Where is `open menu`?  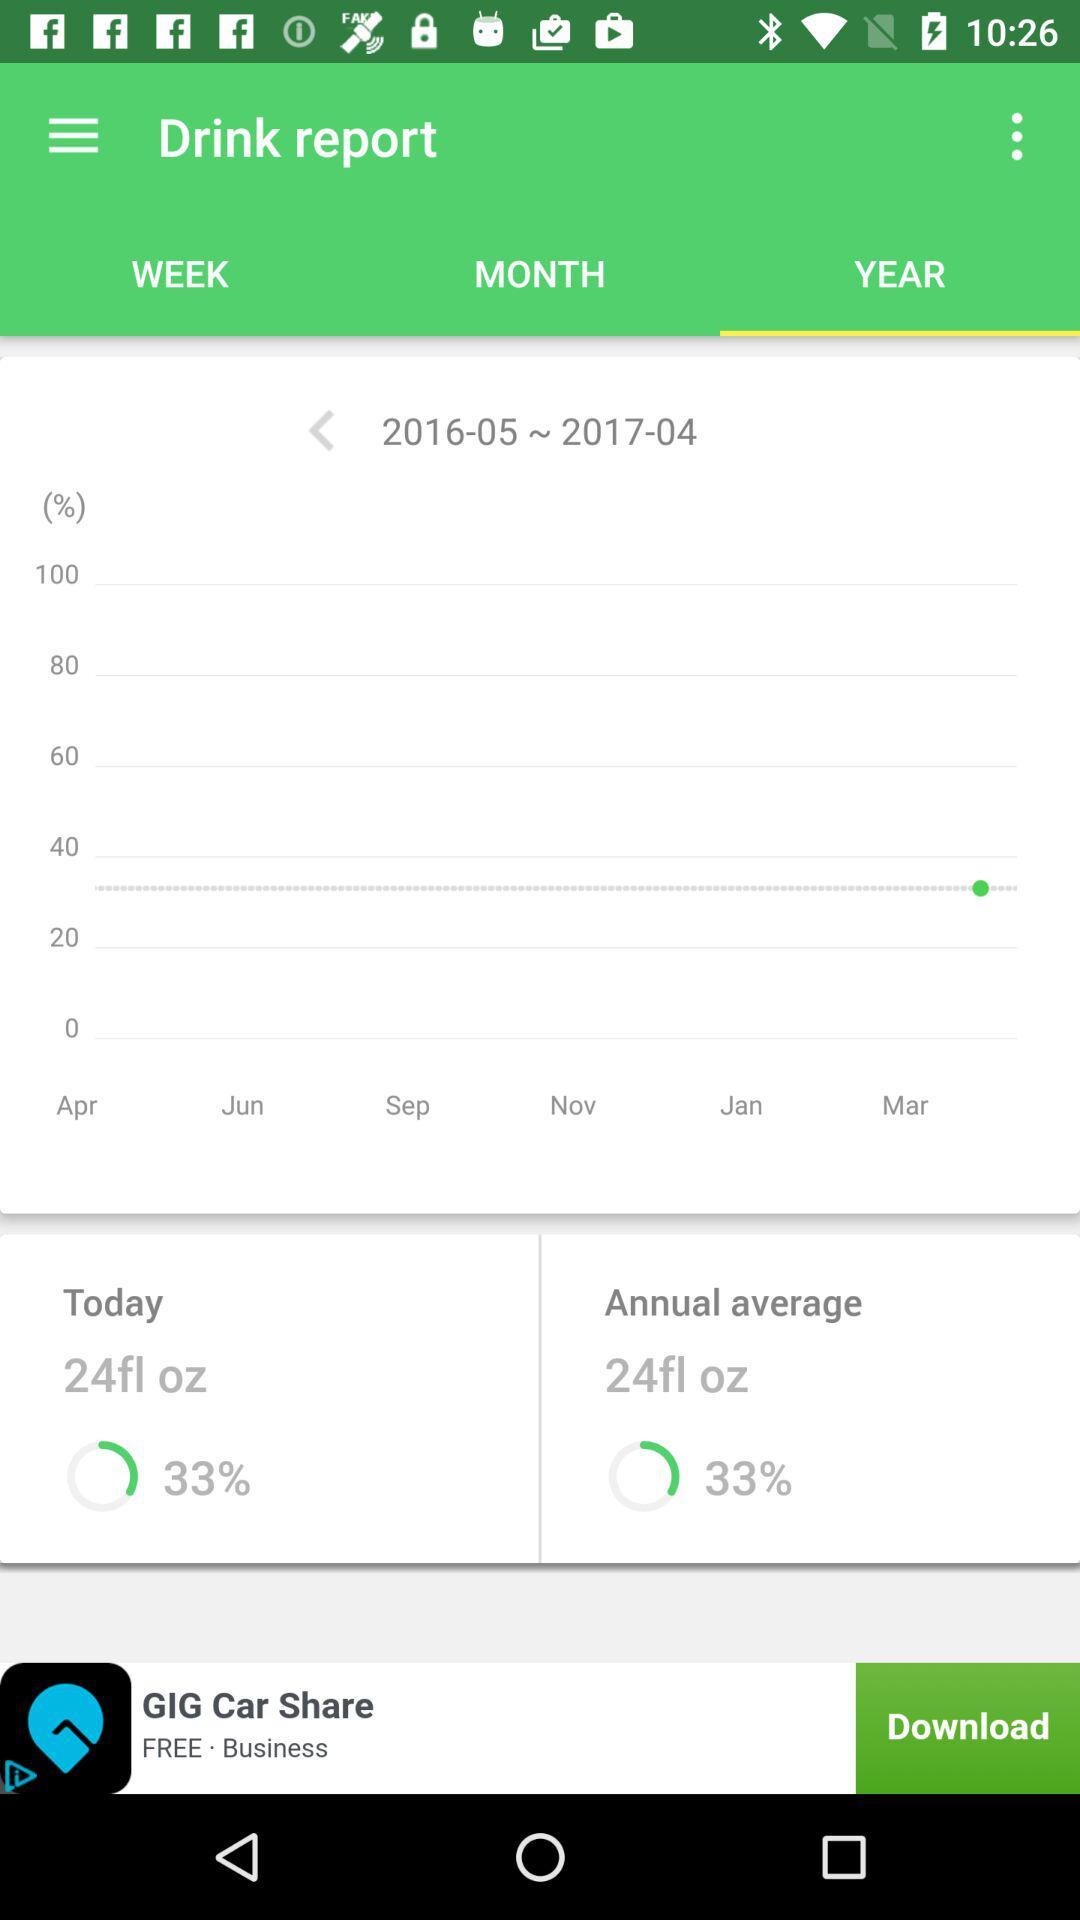 open menu is located at coordinates (72, 135).